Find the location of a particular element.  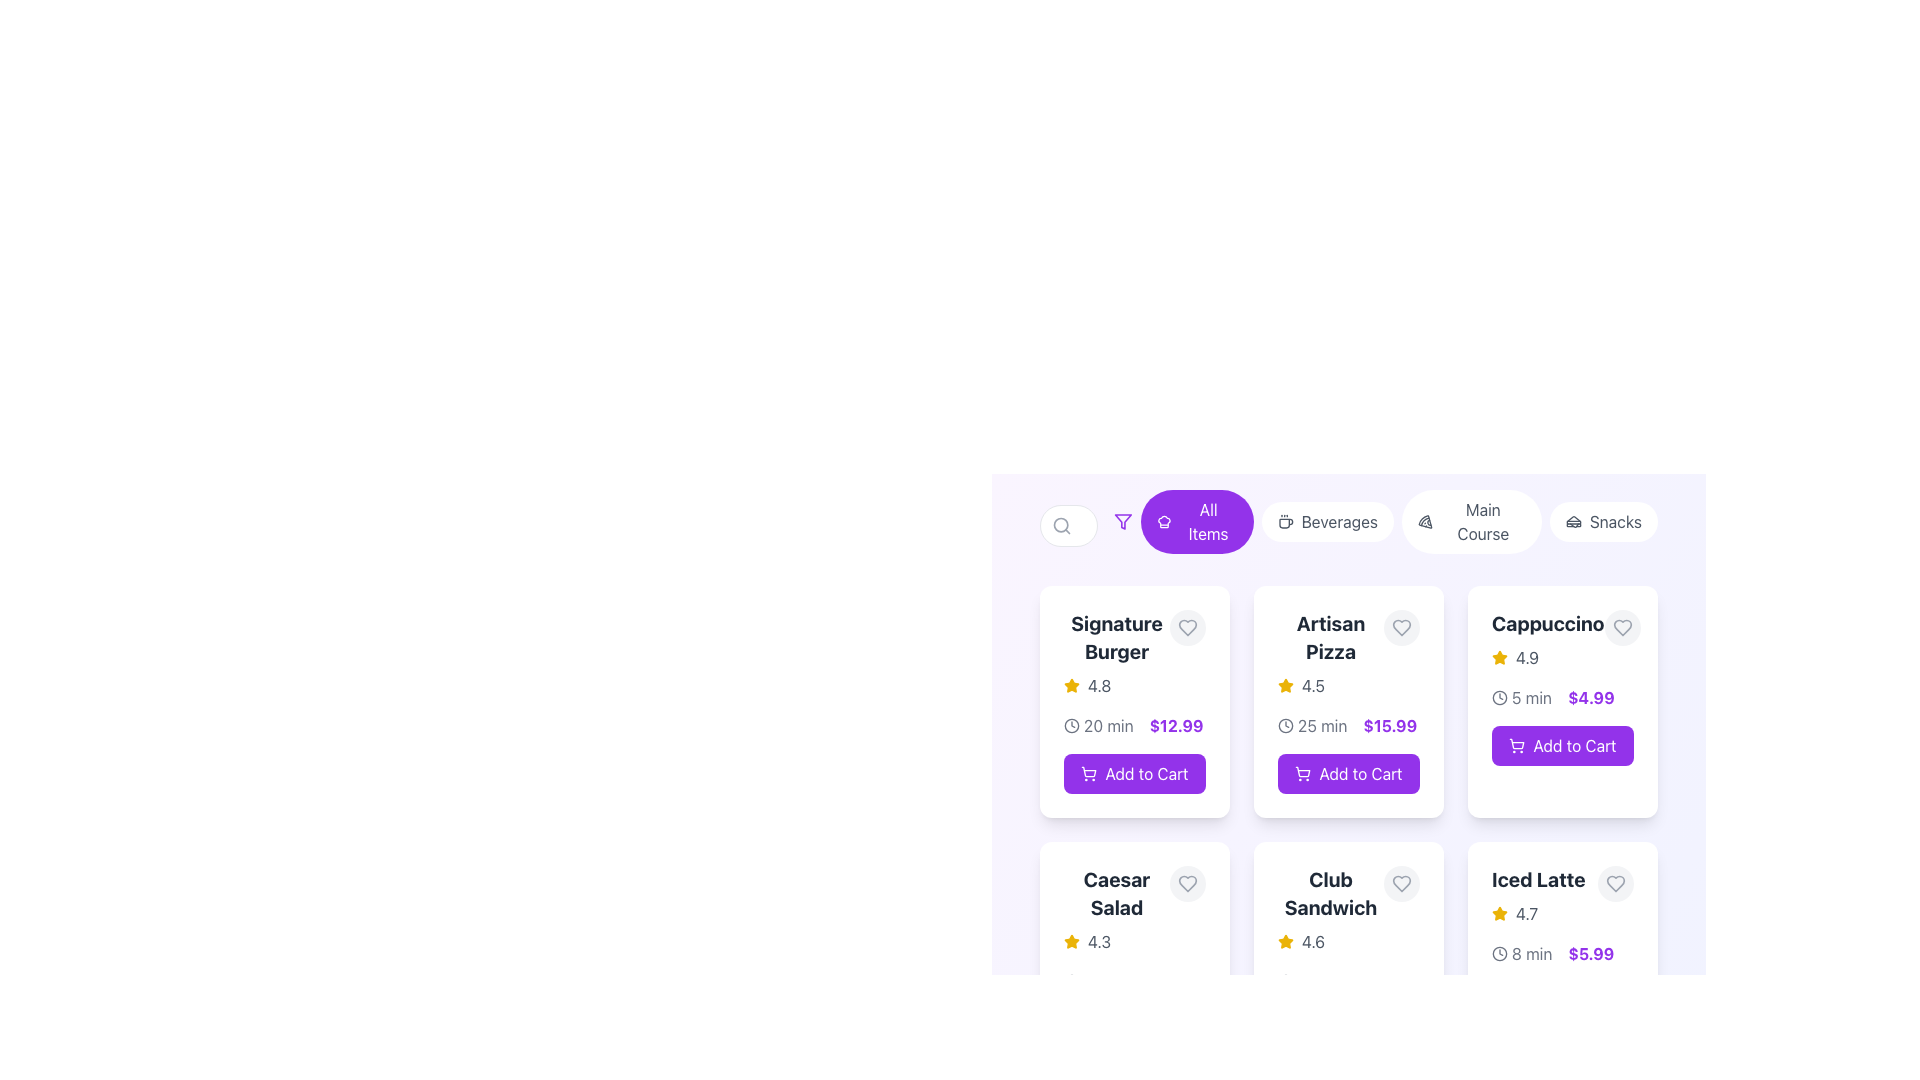

the 'Signature Burger' label or text block to interact with nearby icons for favorites and ratings is located at coordinates (1134, 654).